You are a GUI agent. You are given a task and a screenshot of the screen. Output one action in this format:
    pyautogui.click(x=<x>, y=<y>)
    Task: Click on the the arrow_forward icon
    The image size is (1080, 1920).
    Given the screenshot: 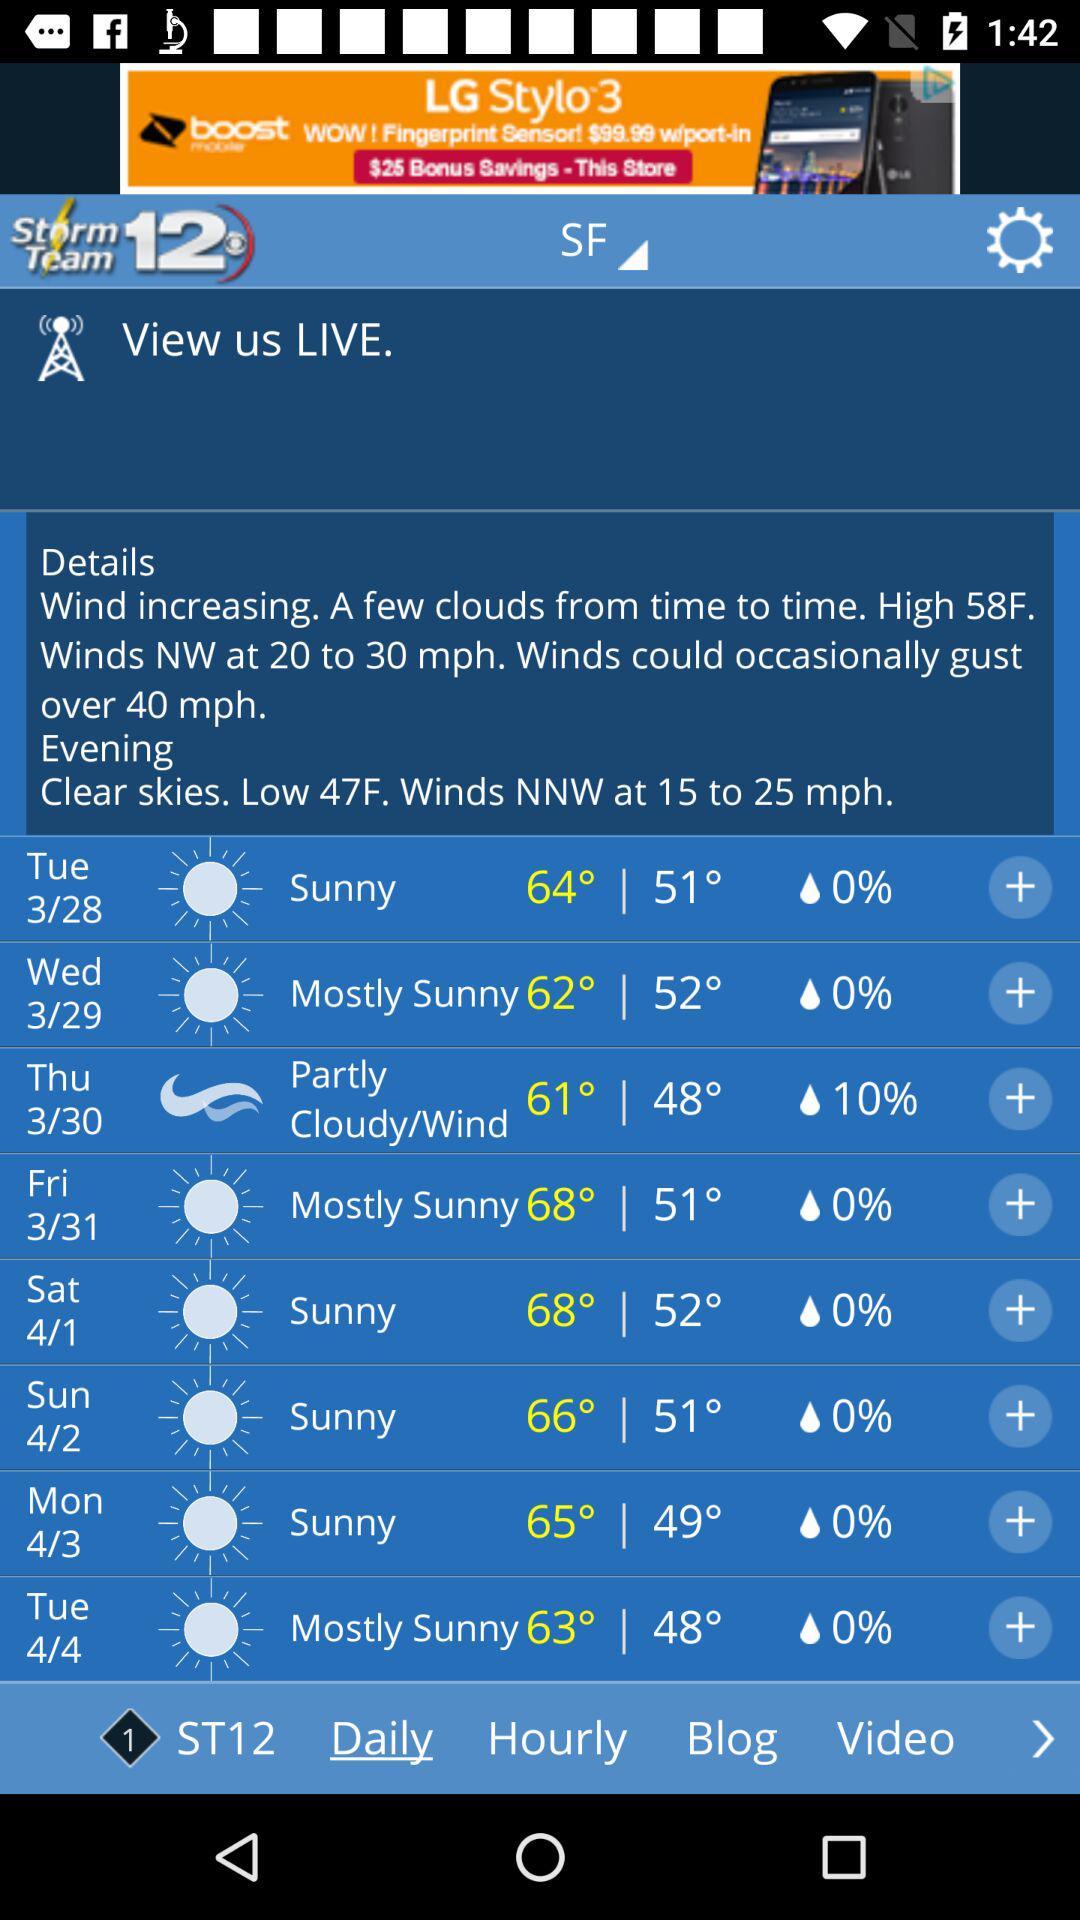 What is the action you would take?
    pyautogui.click(x=1042, y=1737)
    